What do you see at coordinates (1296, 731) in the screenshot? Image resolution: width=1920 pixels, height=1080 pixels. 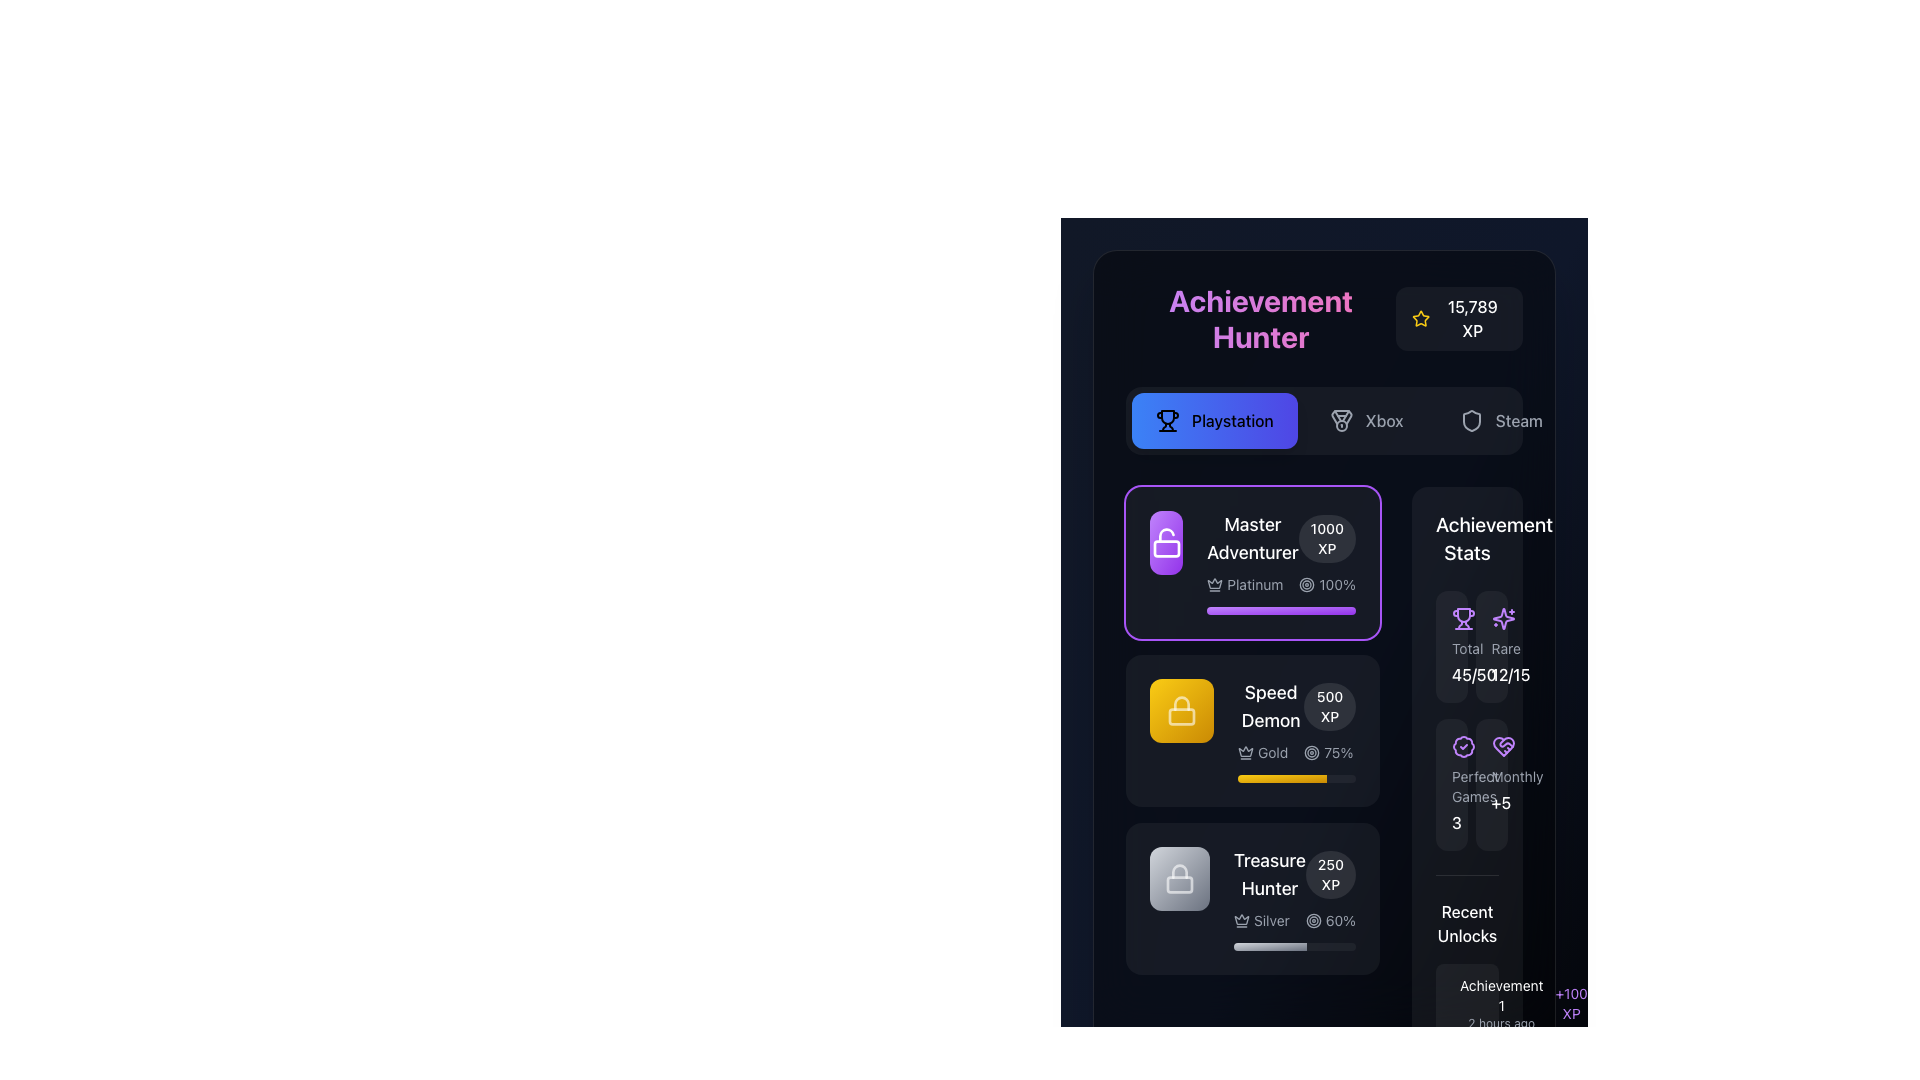 I see `the Achievement card that contains the text 'Speed Demon' styled in white, with '500 XP' in a round background, 'Gold' with a crown icon, and '75%' with a target icon, located below the 'Master Adventurer' card` at bounding box center [1296, 731].